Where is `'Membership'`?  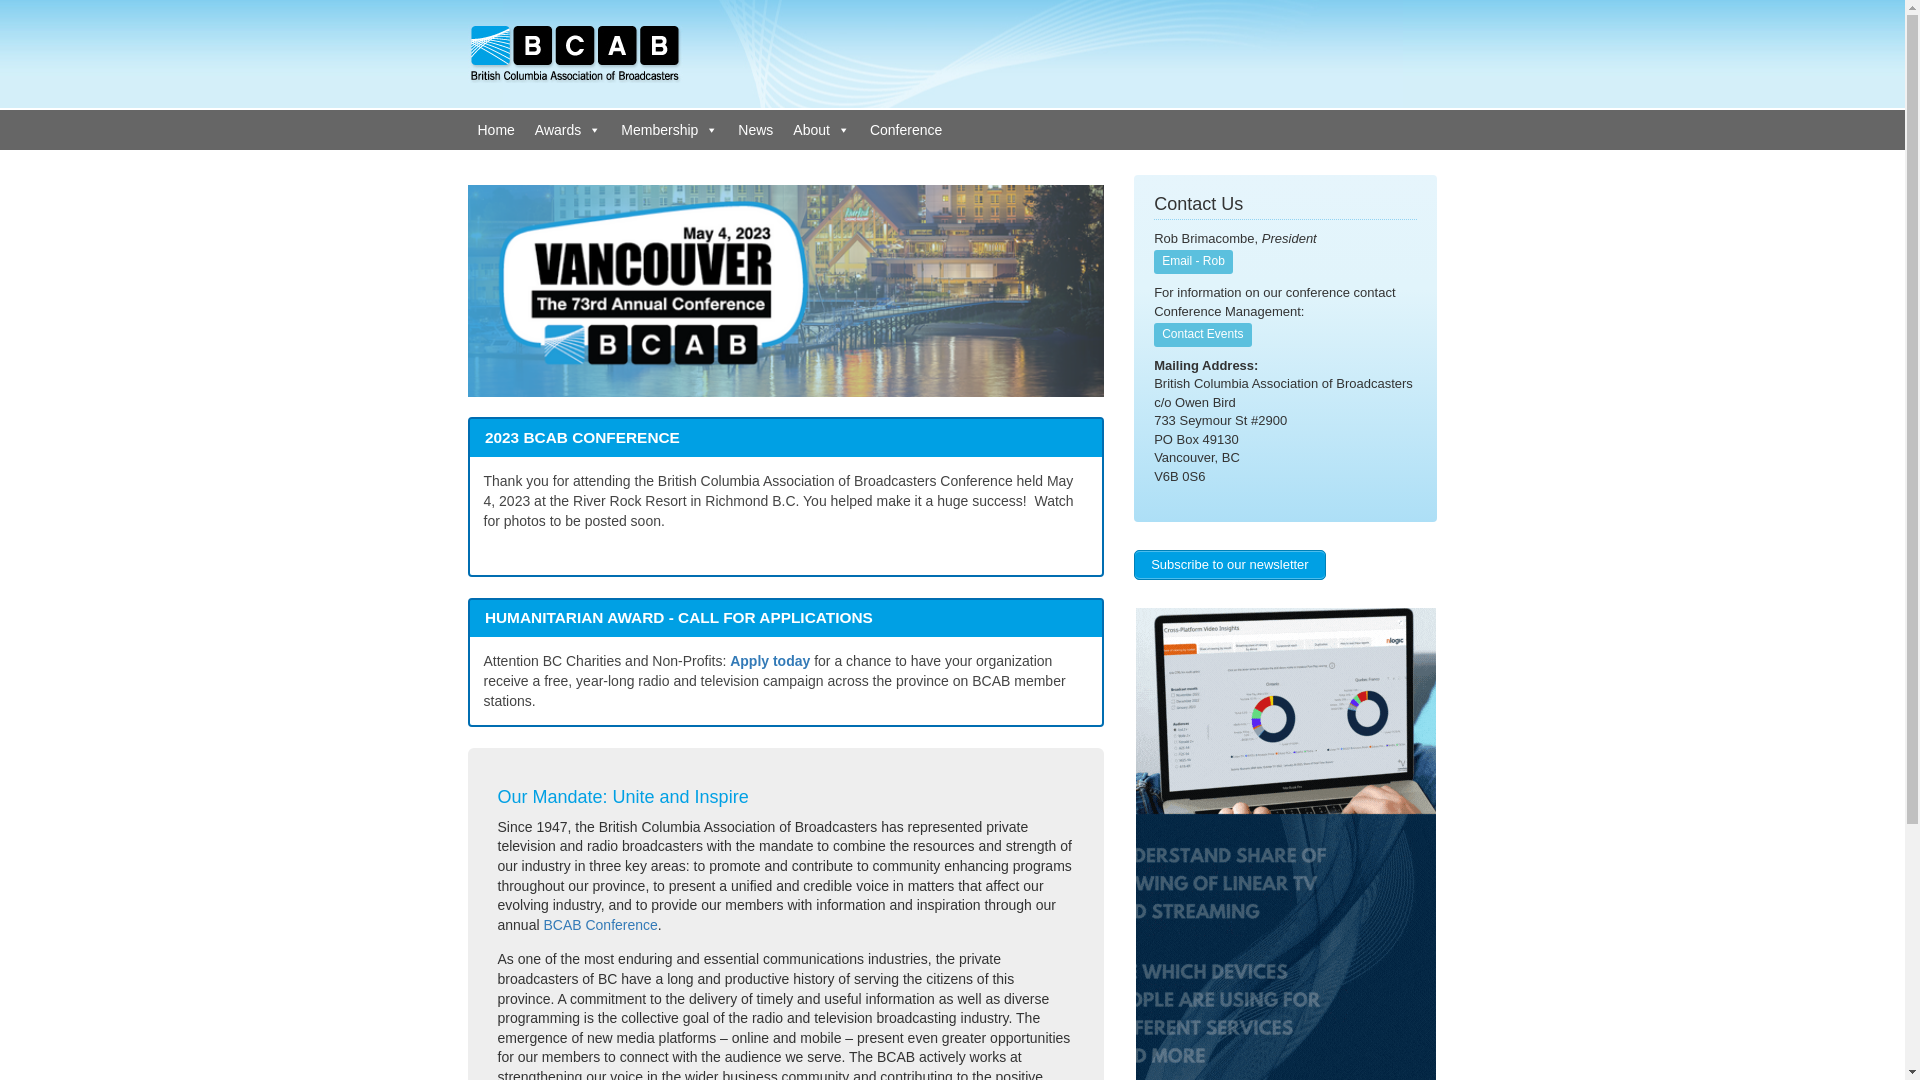 'Membership' is located at coordinates (609, 130).